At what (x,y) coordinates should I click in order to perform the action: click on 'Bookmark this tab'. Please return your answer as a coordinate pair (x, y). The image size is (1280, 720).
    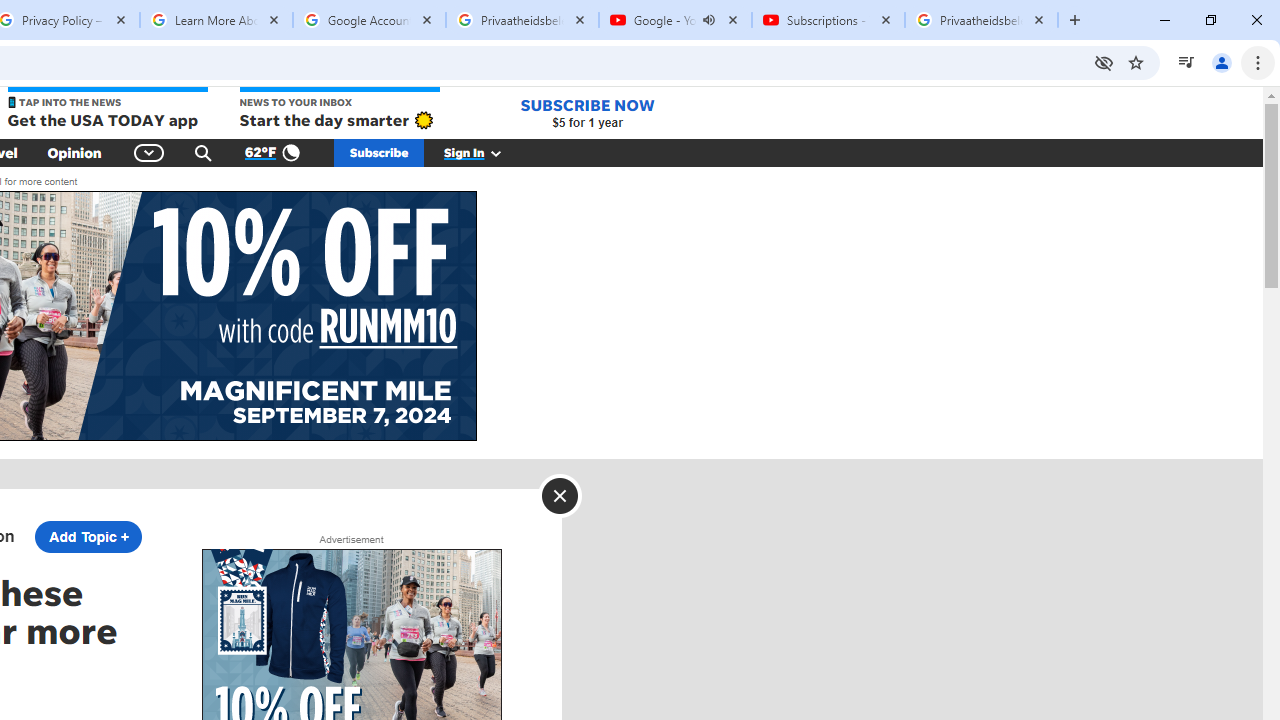
    Looking at the image, I should click on (1136, 61).